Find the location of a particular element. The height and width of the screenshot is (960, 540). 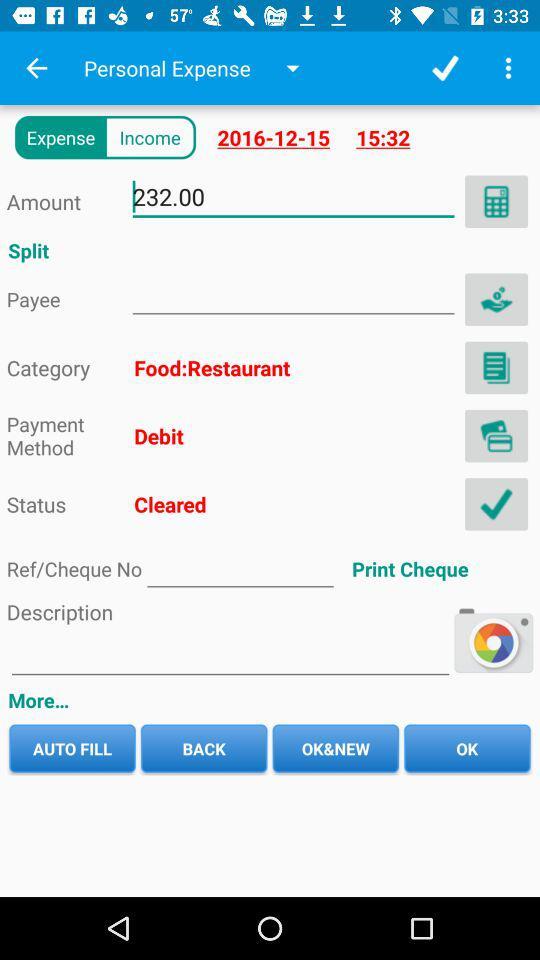

advertisement page is located at coordinates (292, 294).